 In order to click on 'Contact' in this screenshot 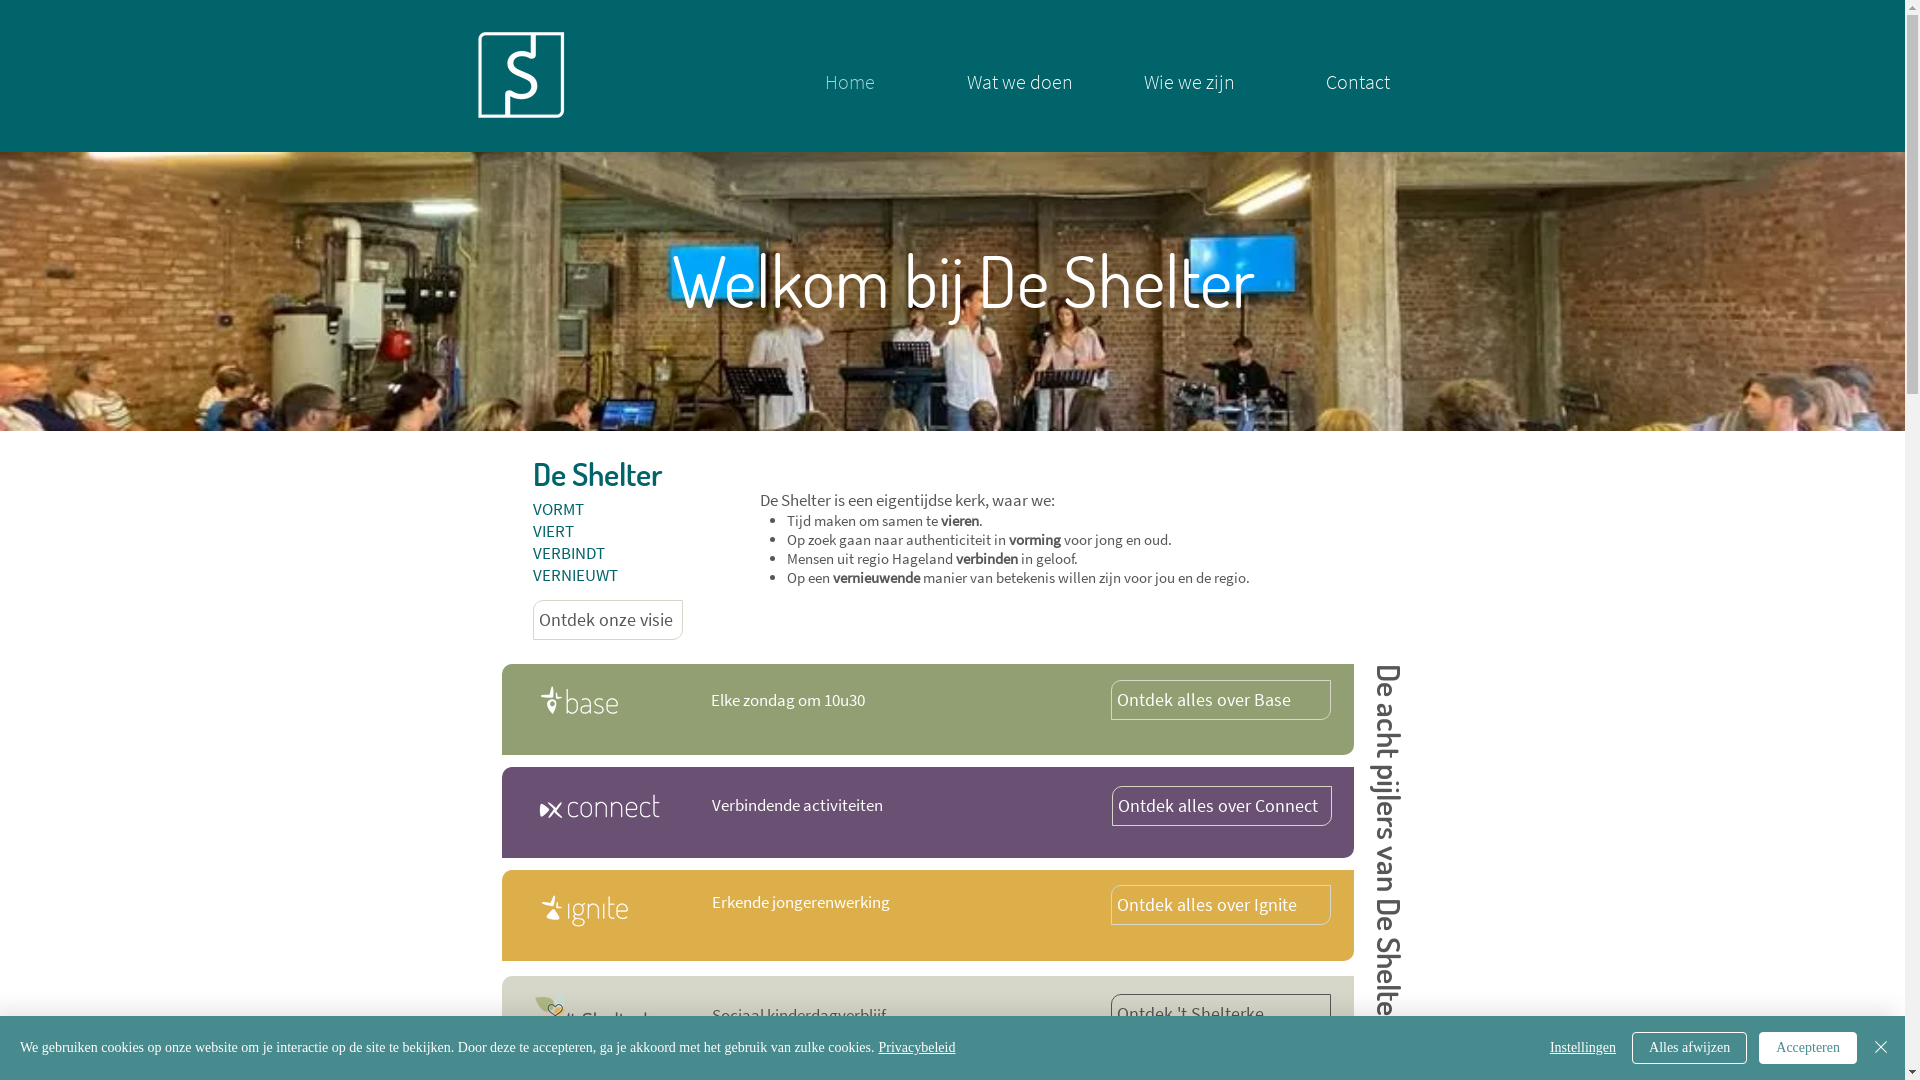, I will do `click(1358, 80)`.